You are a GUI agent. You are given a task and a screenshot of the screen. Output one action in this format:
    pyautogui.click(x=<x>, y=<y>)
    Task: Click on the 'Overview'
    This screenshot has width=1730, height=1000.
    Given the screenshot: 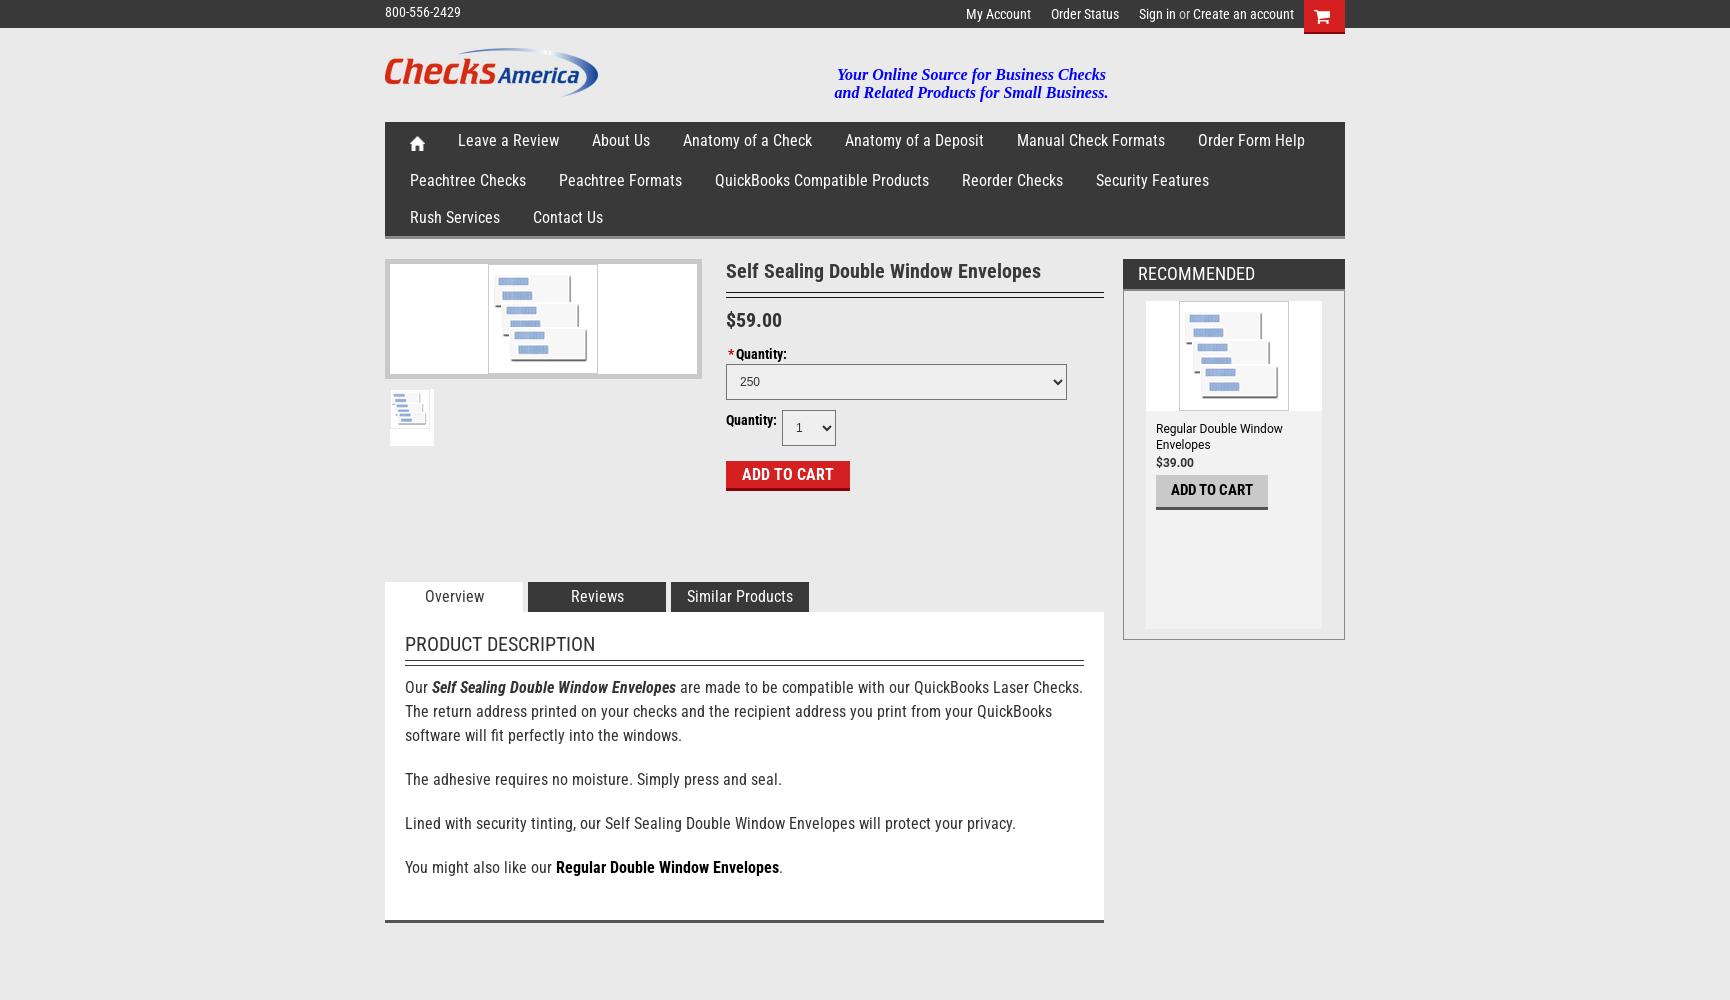 What is the action you would take?
    pyautogui.click(x=452, y=595)
    